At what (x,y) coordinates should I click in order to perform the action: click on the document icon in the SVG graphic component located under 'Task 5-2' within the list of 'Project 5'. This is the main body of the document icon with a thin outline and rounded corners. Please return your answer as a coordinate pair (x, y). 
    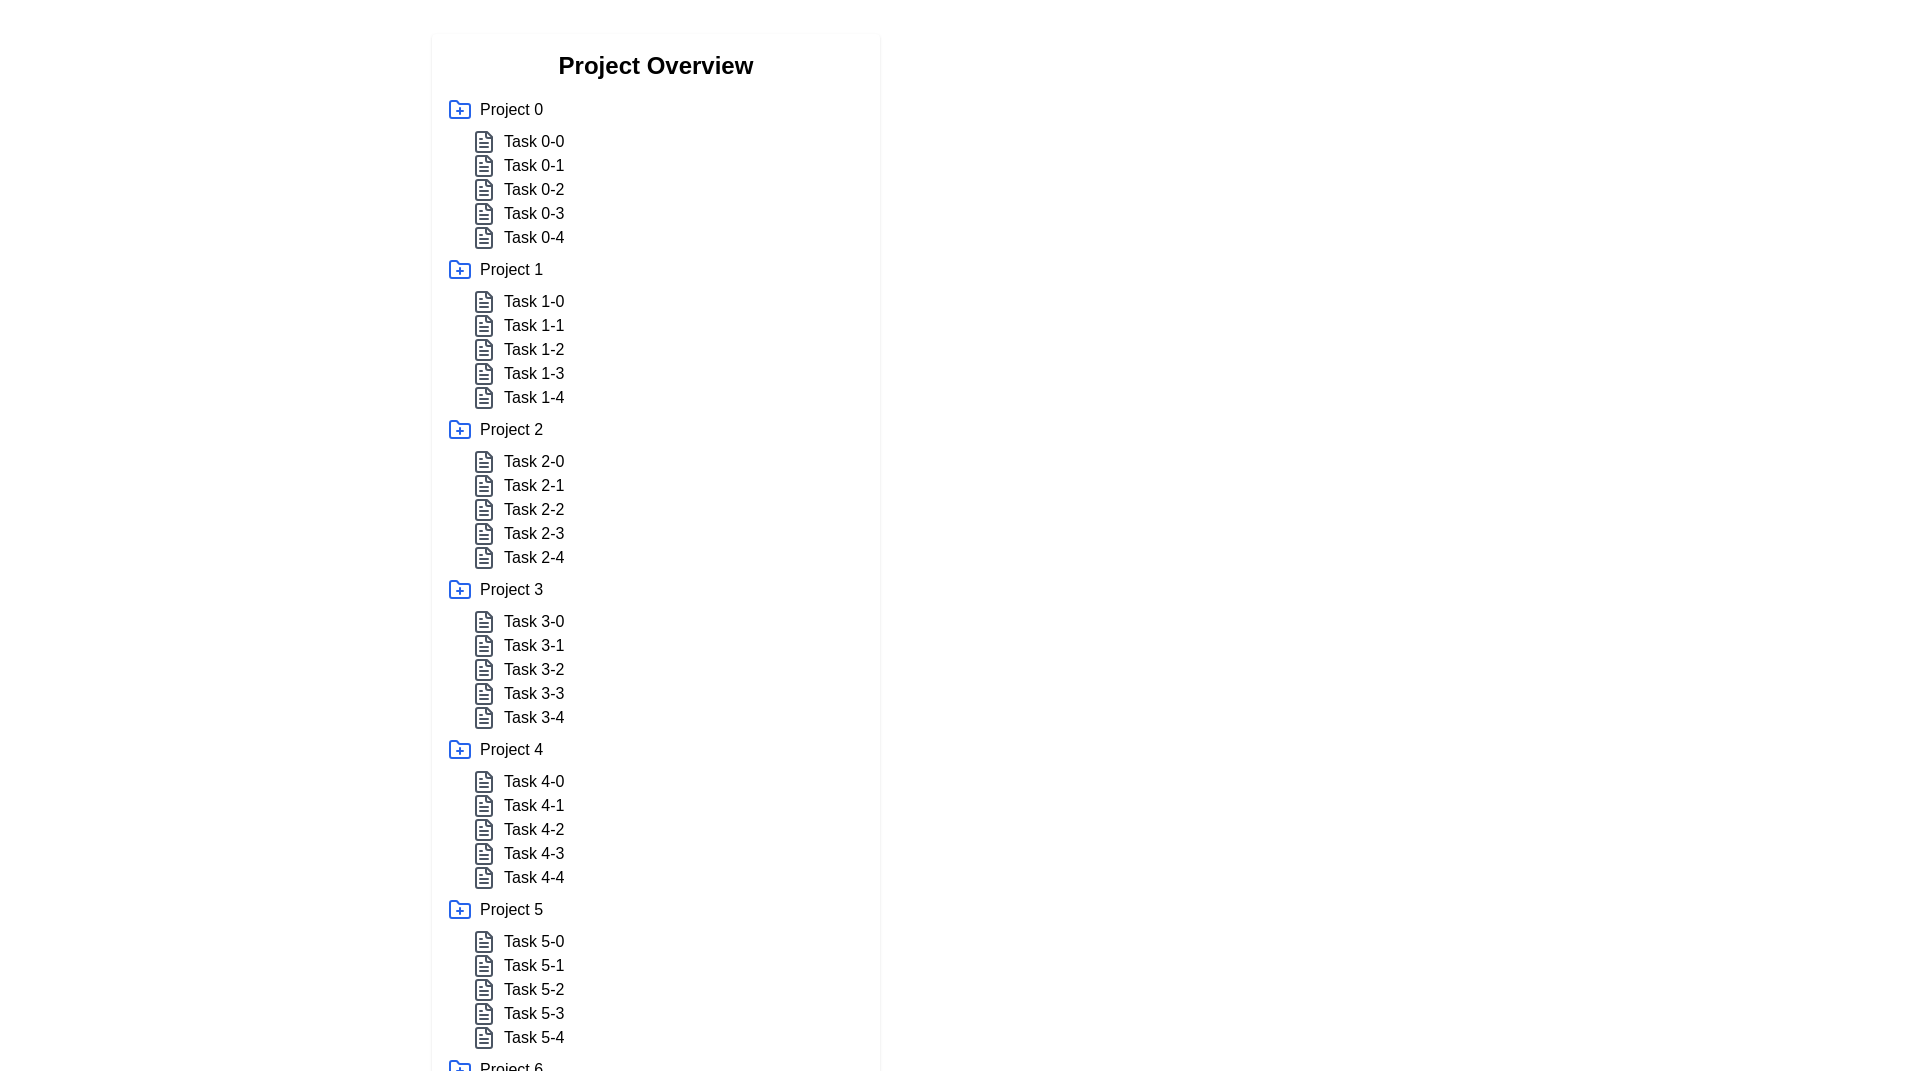
    Looking at the image, I should click on (484, 990).